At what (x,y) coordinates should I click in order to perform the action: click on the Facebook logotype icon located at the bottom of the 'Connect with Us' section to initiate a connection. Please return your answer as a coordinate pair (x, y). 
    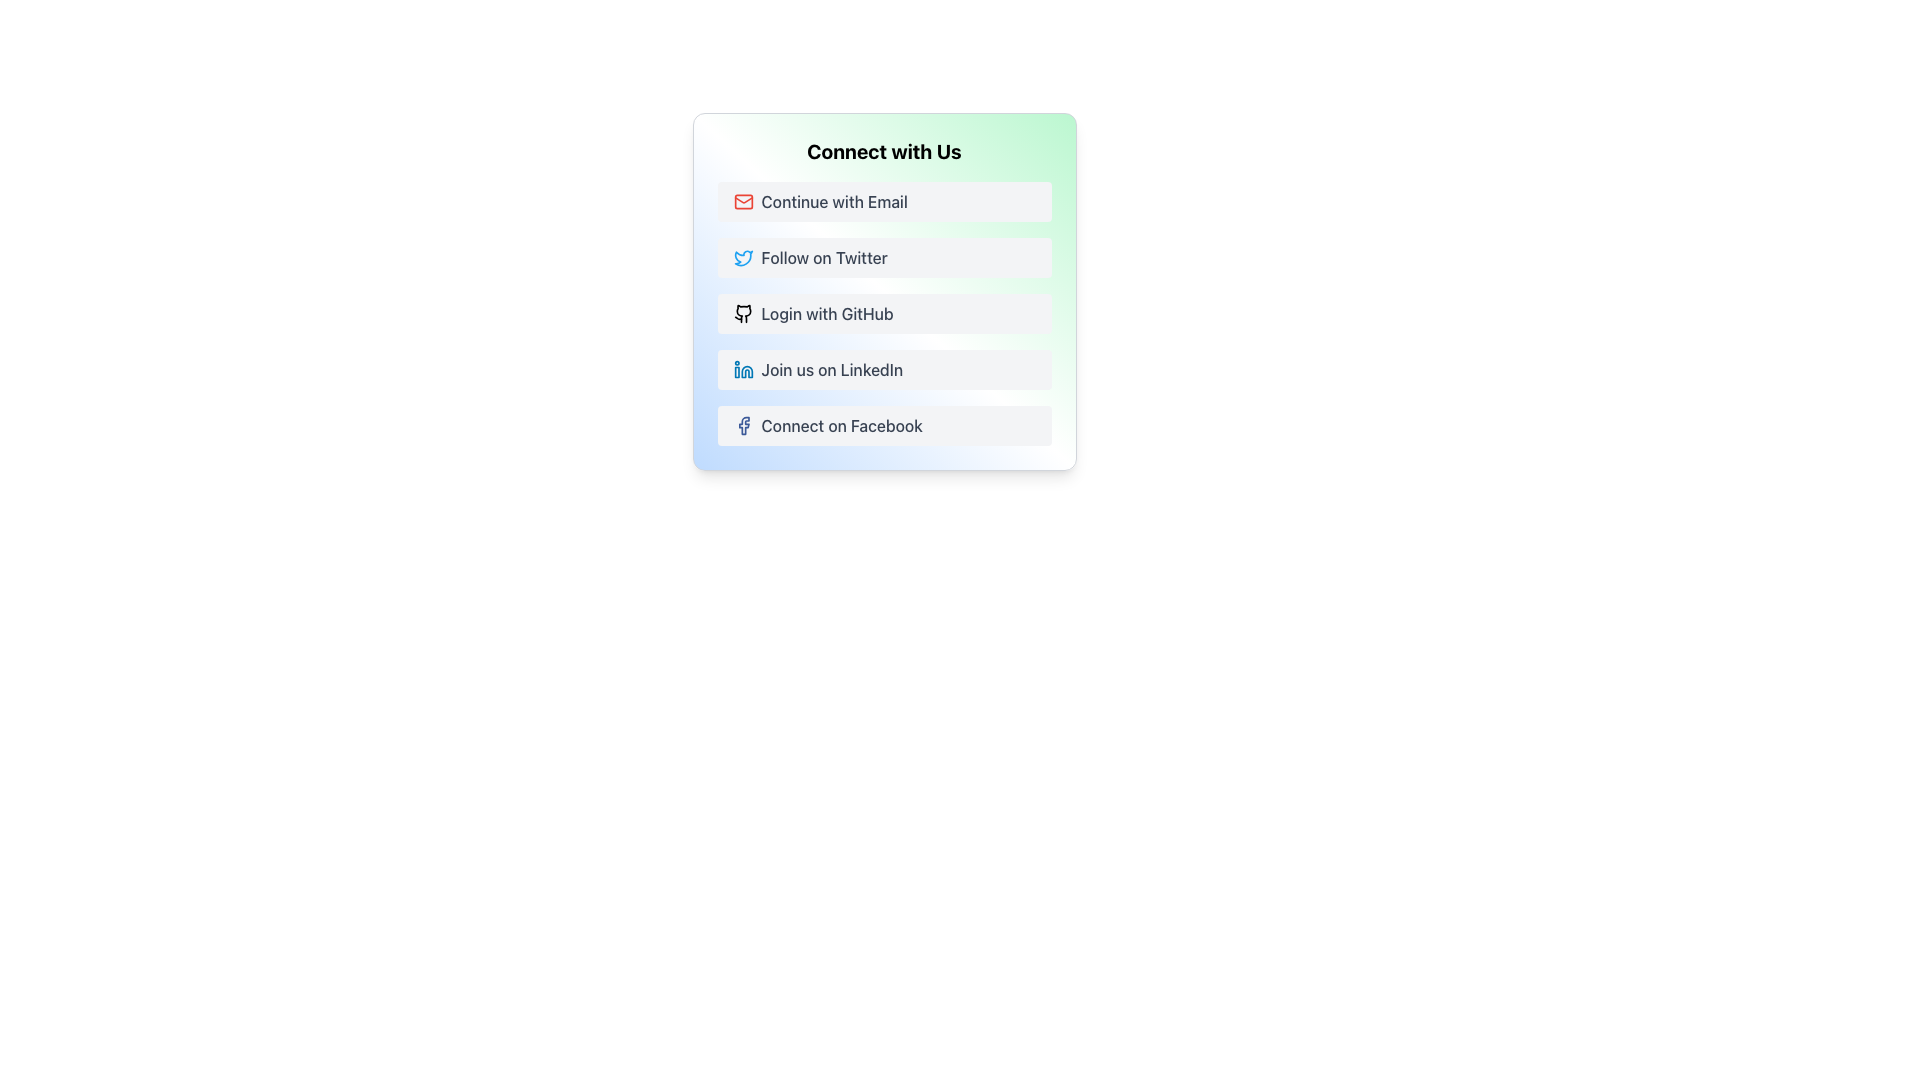
    Looking at the image, I should click on (743, 424).